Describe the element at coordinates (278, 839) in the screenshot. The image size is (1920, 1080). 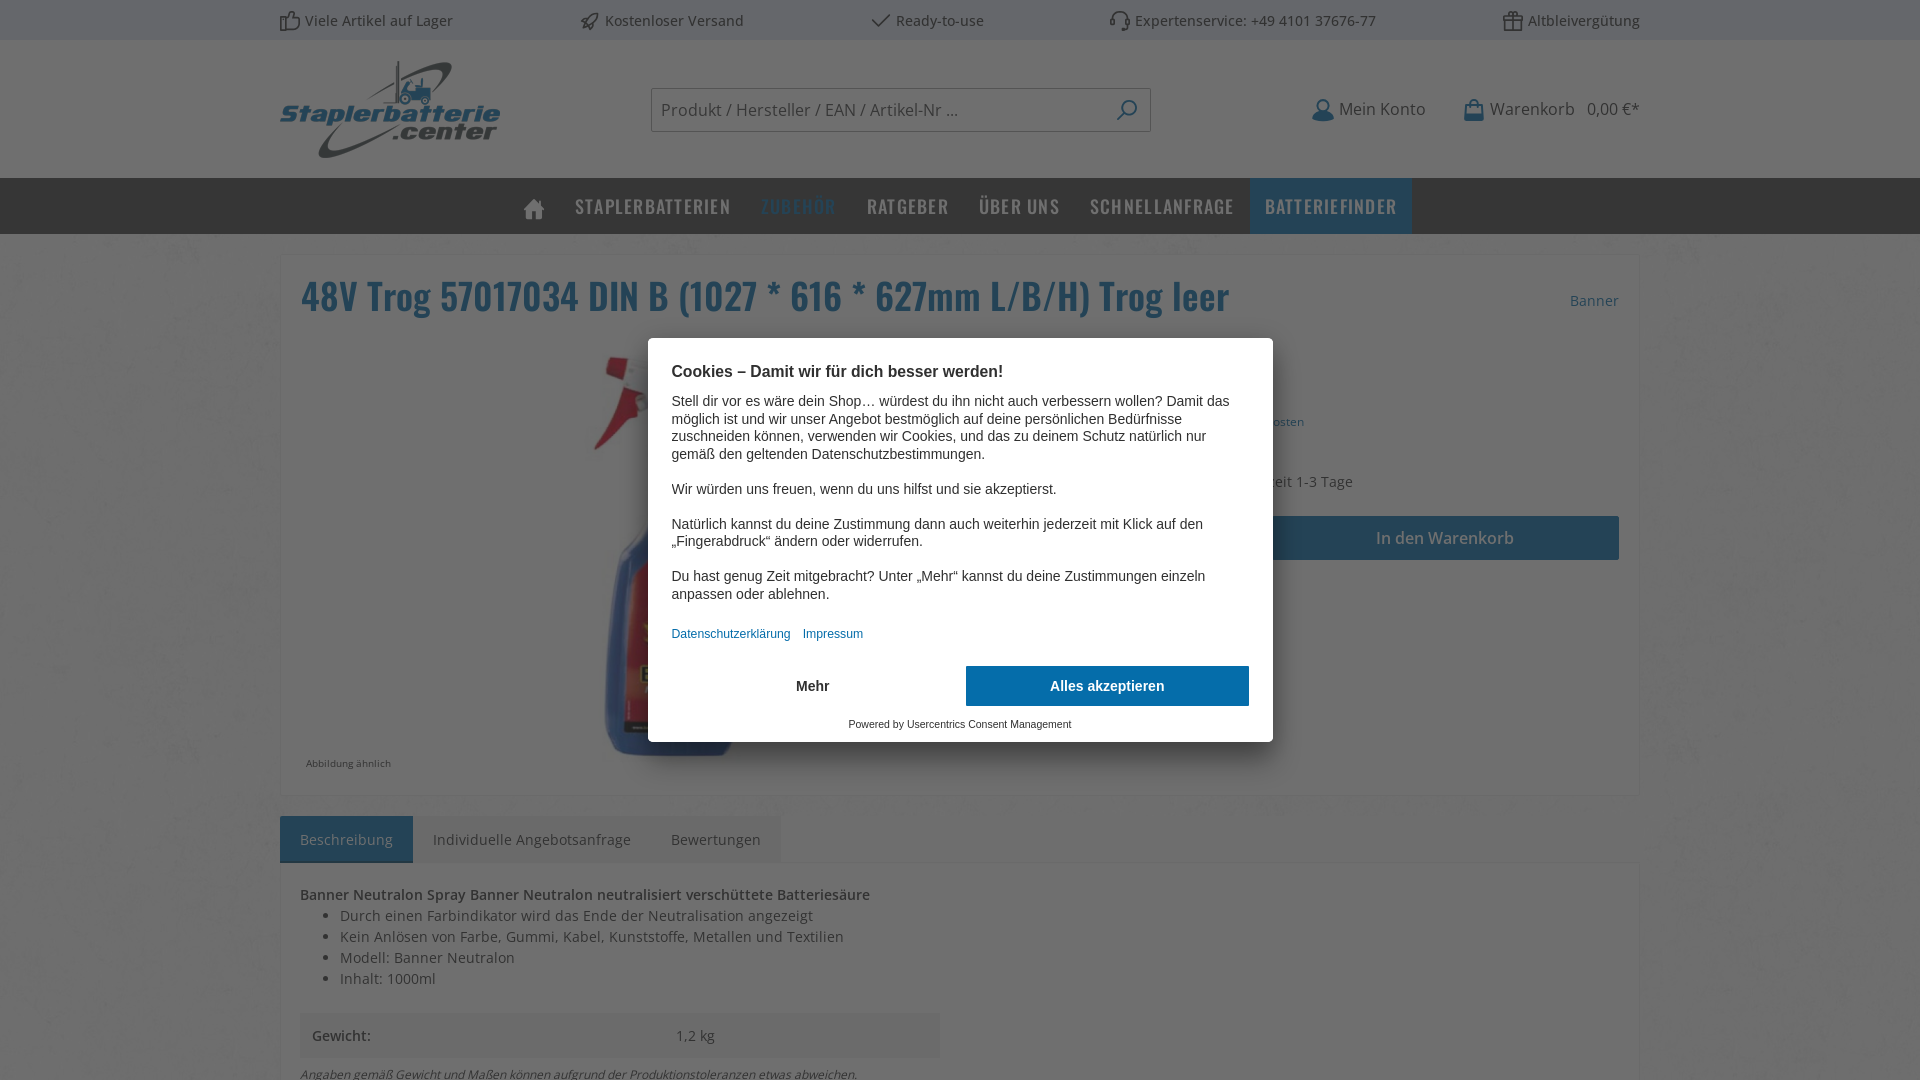
I see `'Beschreibung'` at that location.